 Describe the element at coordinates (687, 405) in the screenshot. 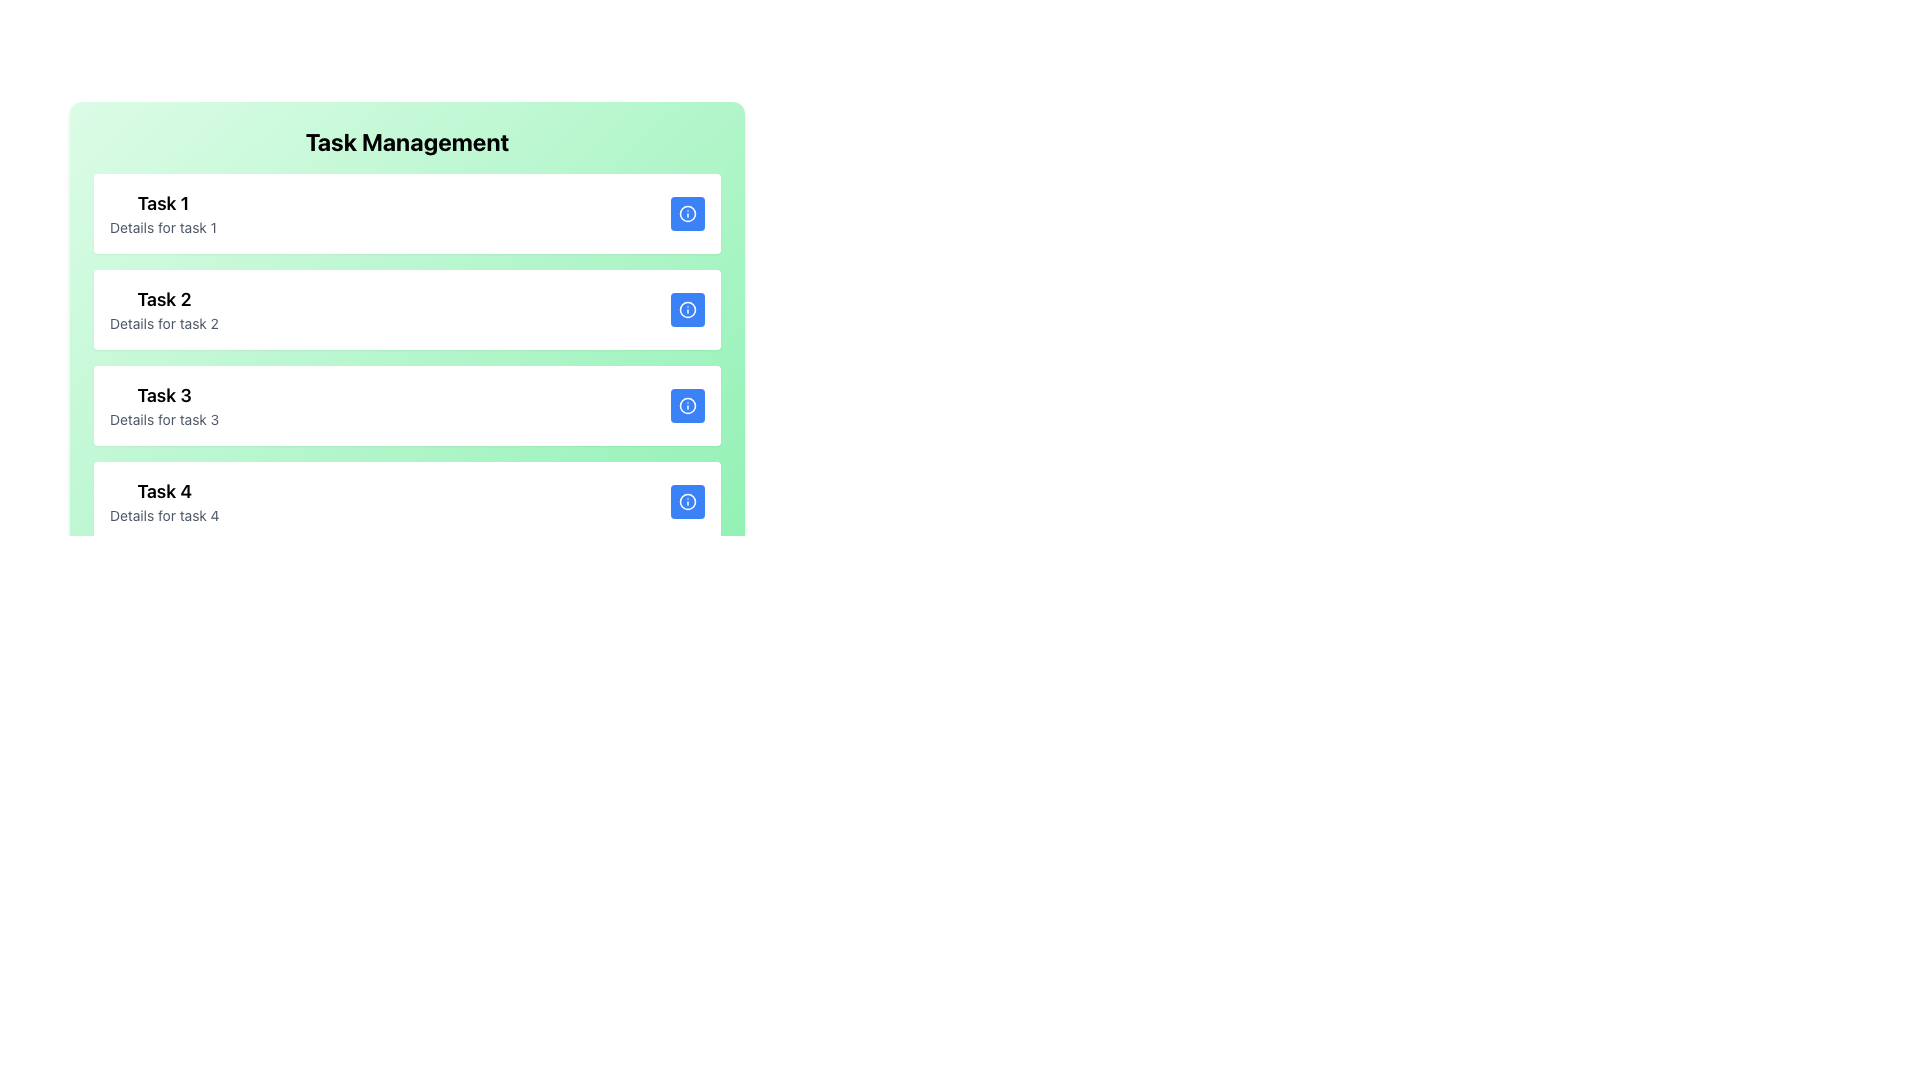

I see `the button located on the right side of the row labeled 'Task 3 Details for task 3'` at that location.